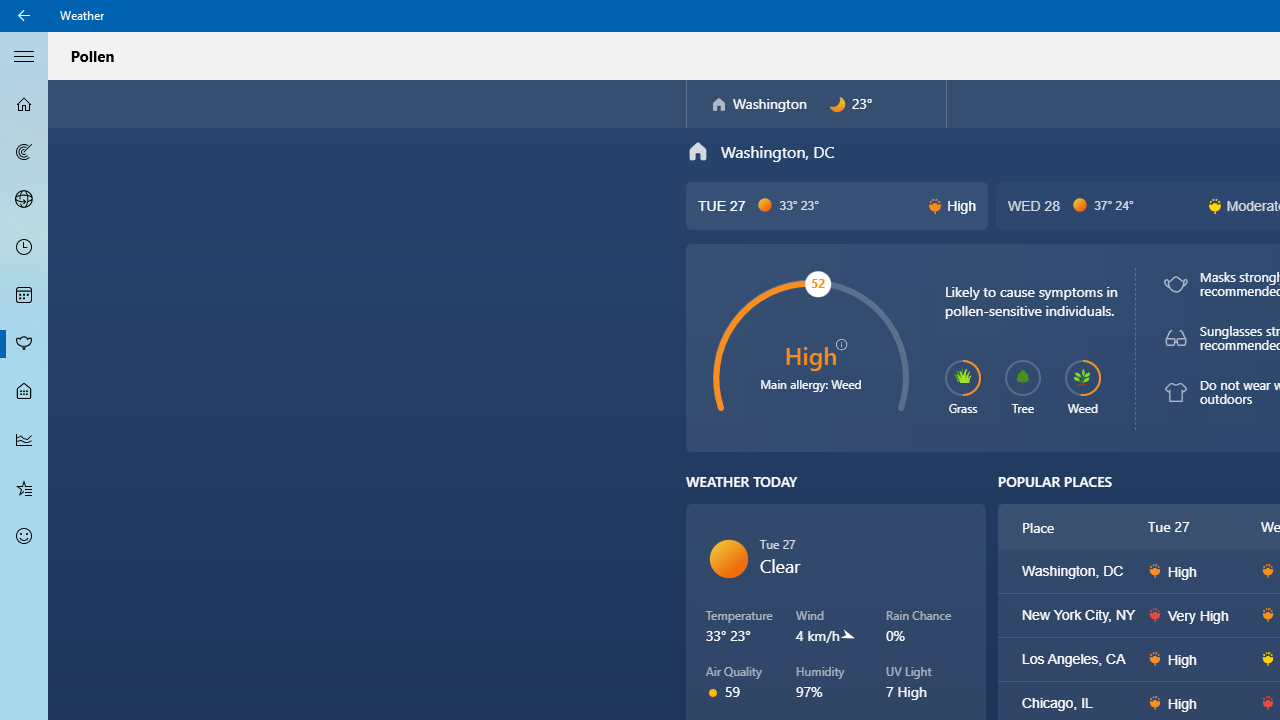 The width and height of the screenshot is (1280, 720). I want to click on 'Back', so click(24, 15).